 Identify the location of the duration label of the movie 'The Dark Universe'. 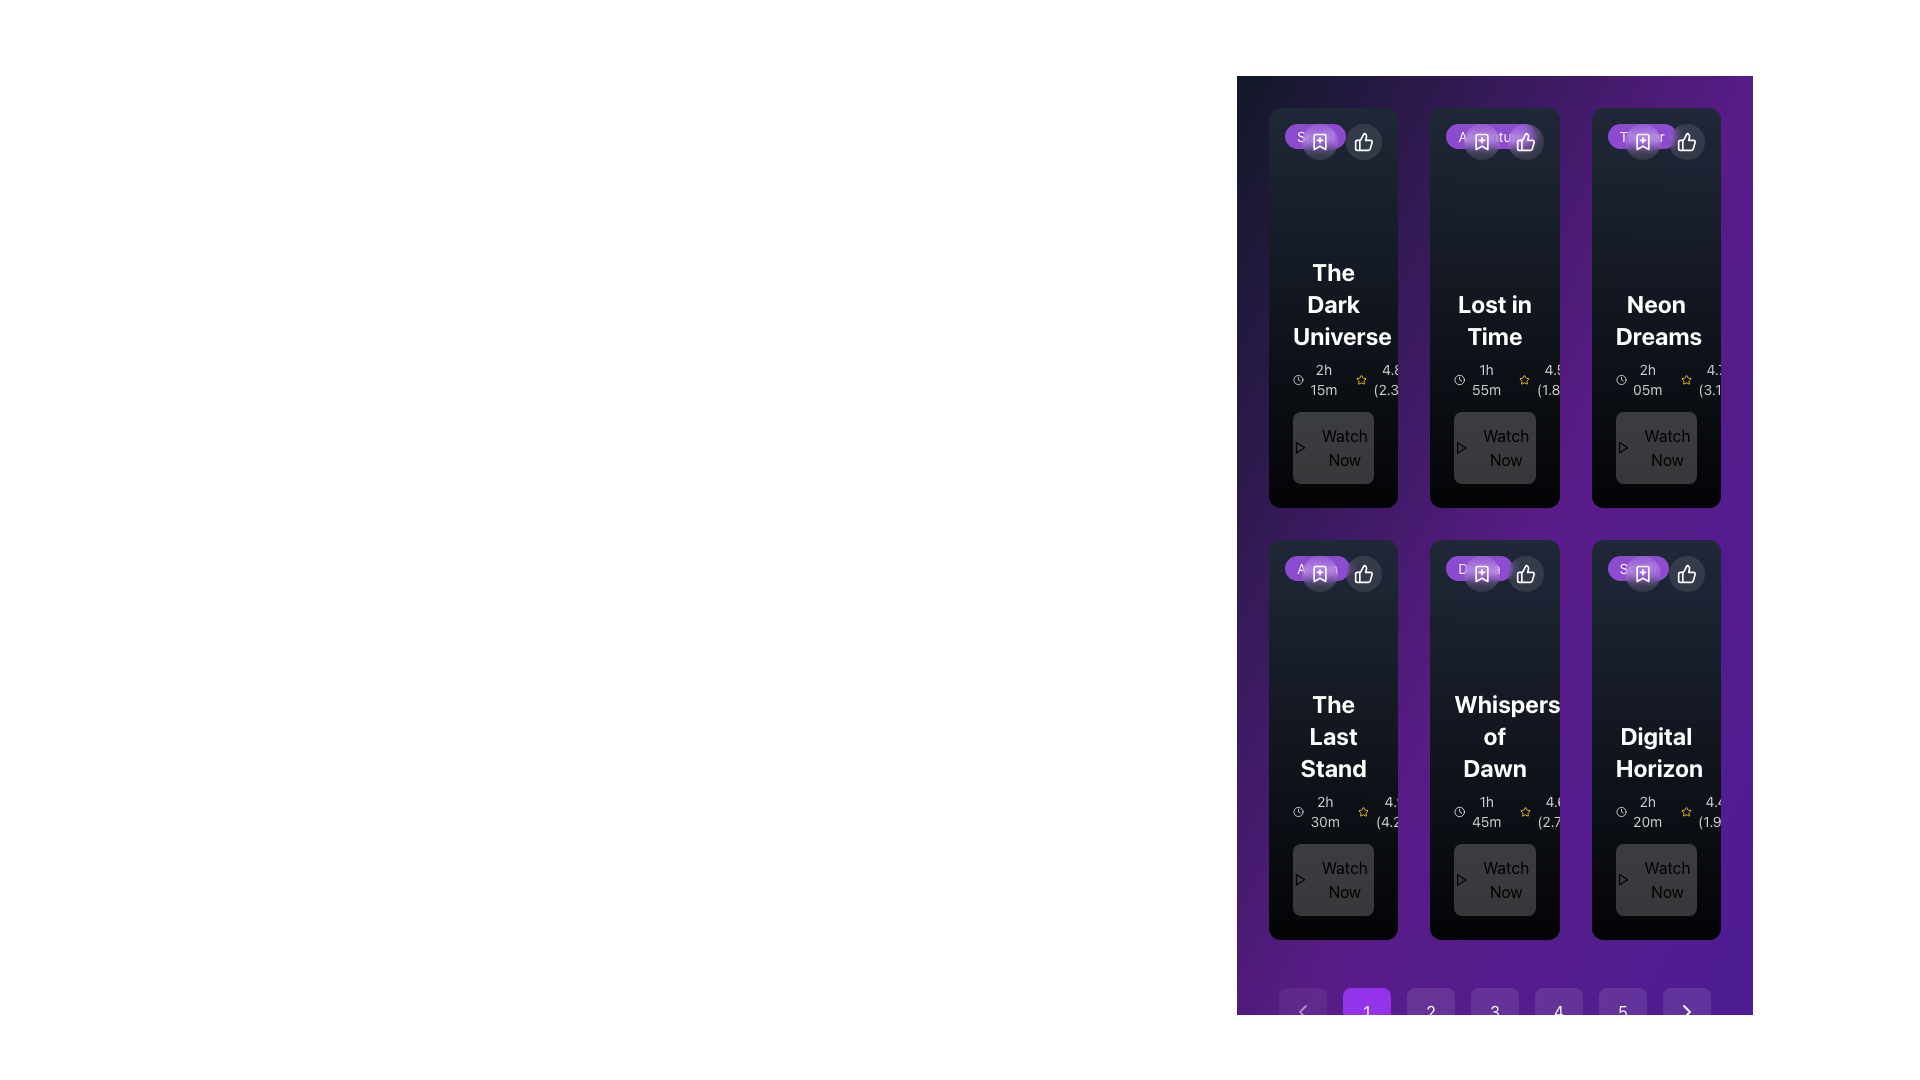
(1316, 380).